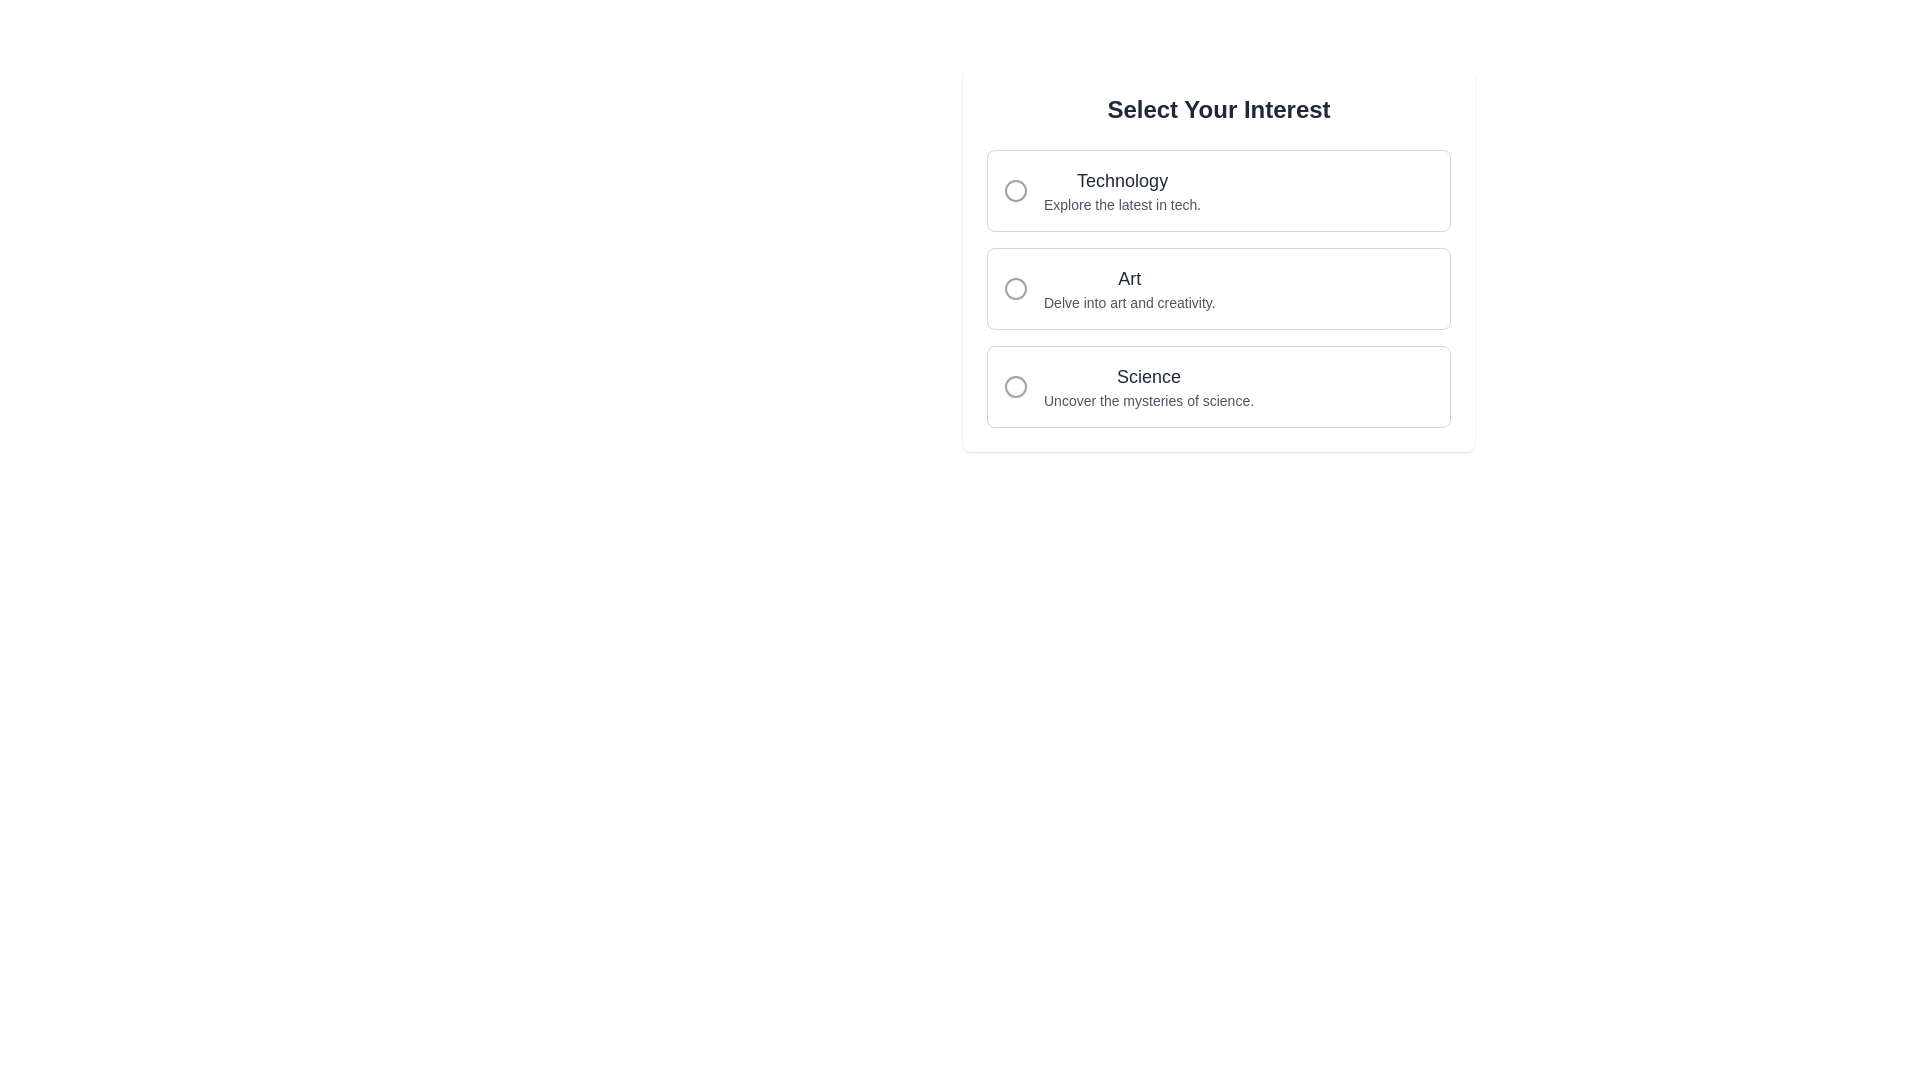  Describe the element at coordinates (1129, 278) in the screenshot. I see `the text label displaying 'Art', which is styled with a large, bold, dark gray font and located above the subtitle in the second option card of the 'Select Your Interest' section` at that location.